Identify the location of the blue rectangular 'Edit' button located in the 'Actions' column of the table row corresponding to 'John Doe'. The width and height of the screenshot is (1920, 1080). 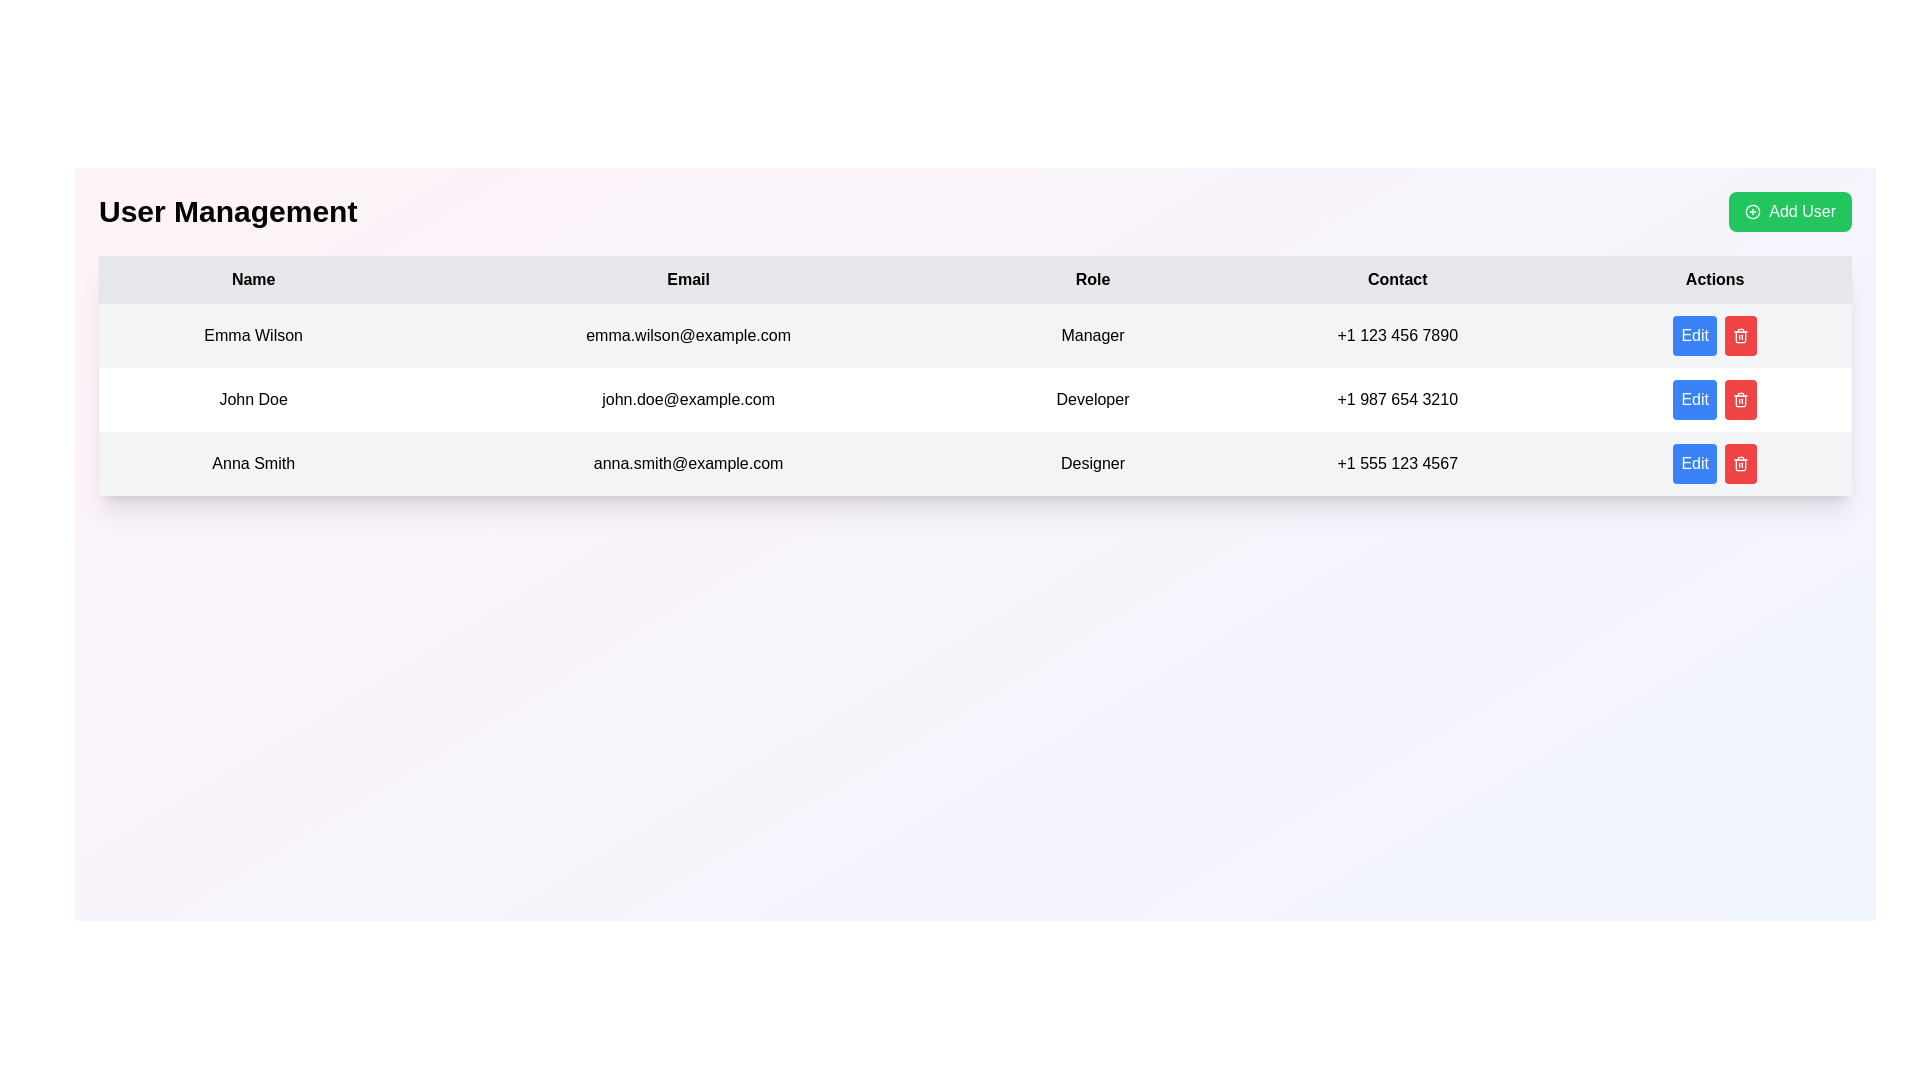
(1714, 400).